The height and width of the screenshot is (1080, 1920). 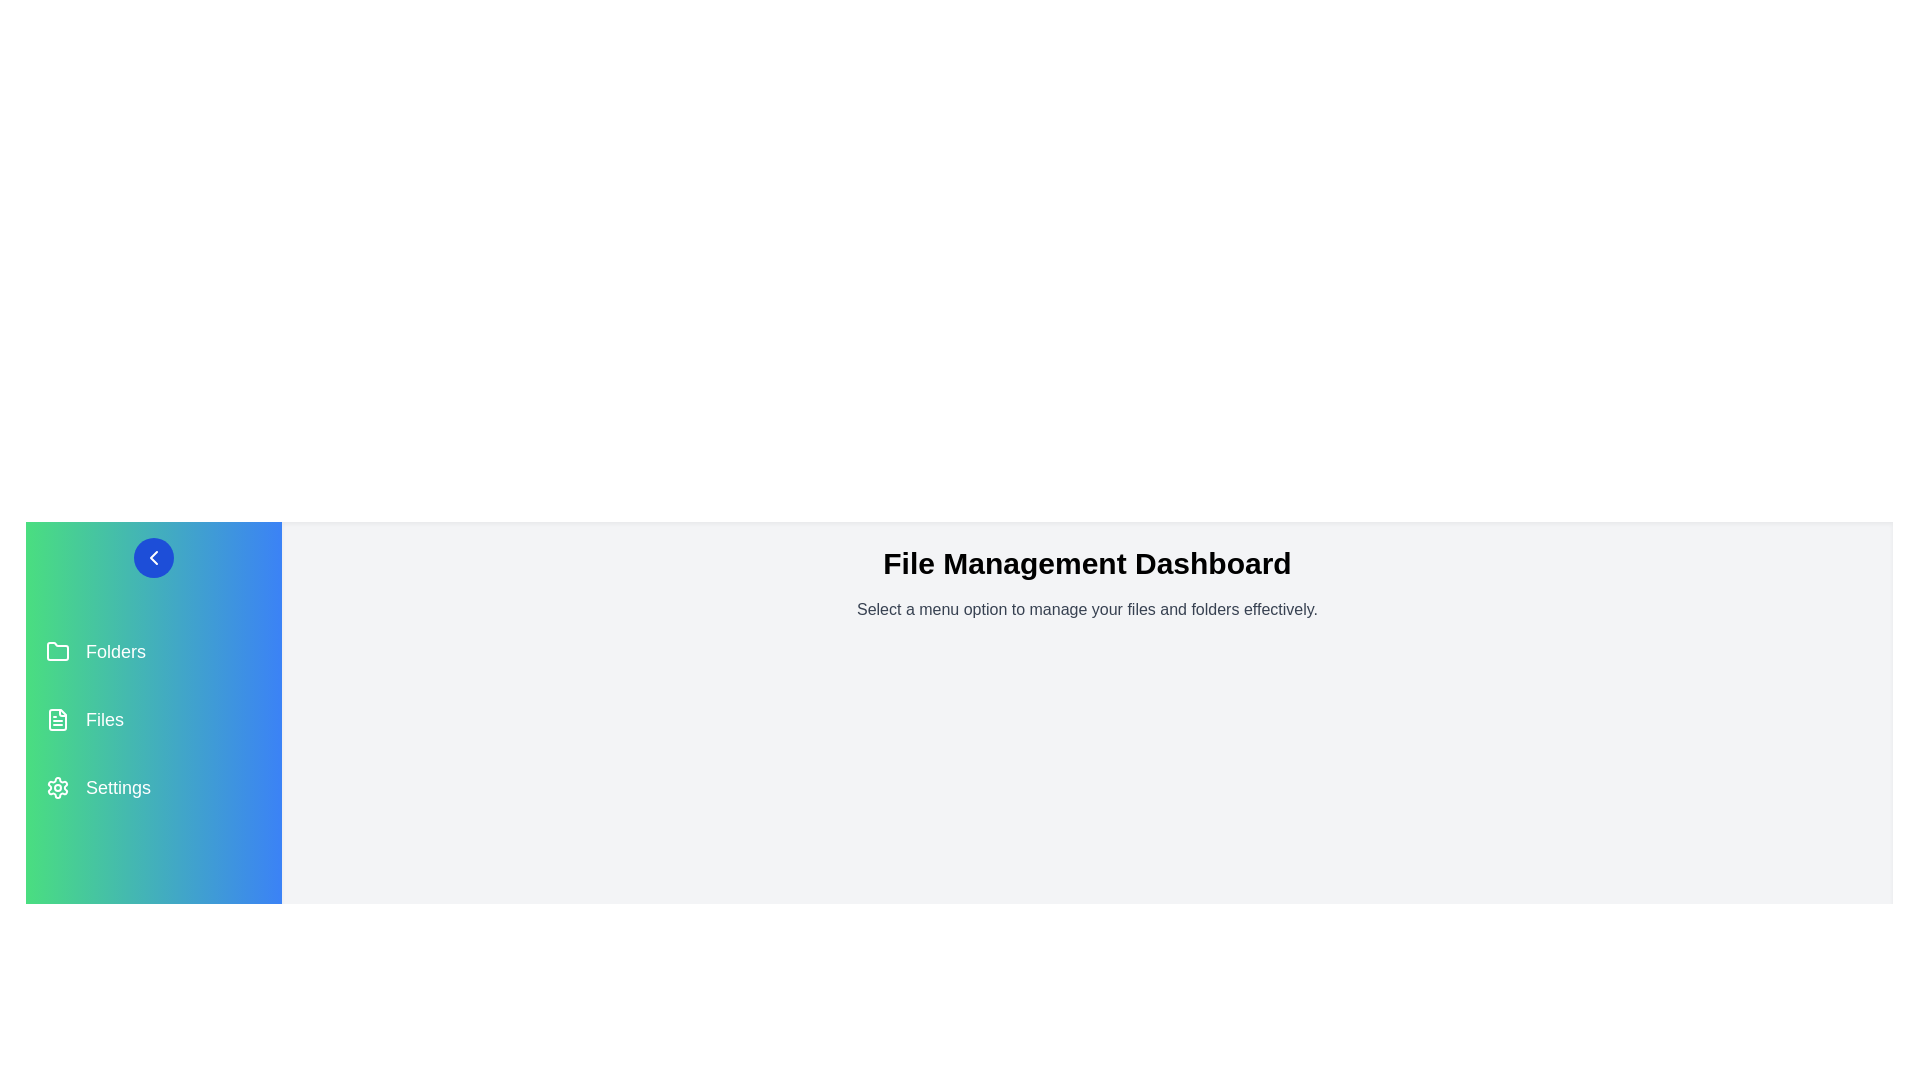 I want to click on the menu item Files, so click(x=152, y=720).